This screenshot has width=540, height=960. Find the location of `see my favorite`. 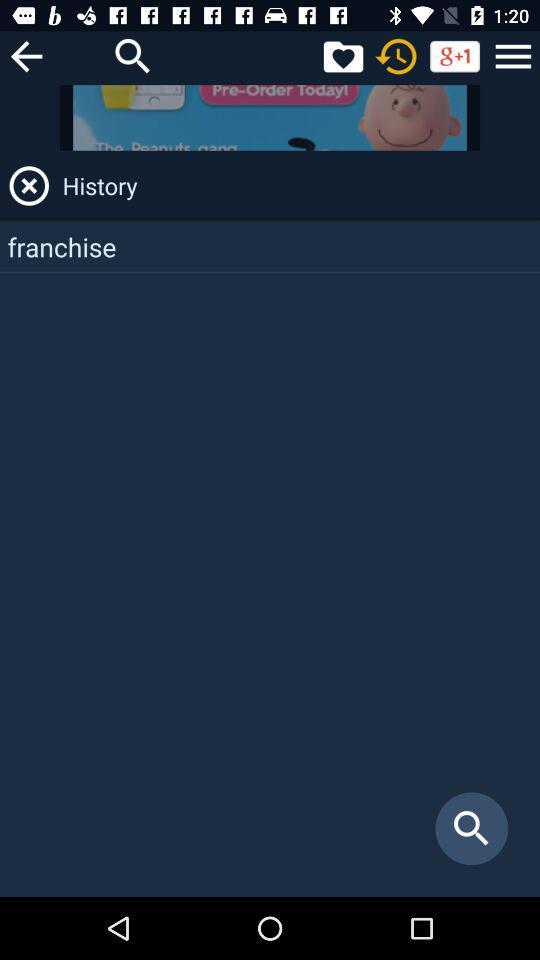

see my favorite is located at coordinates (342, 55).